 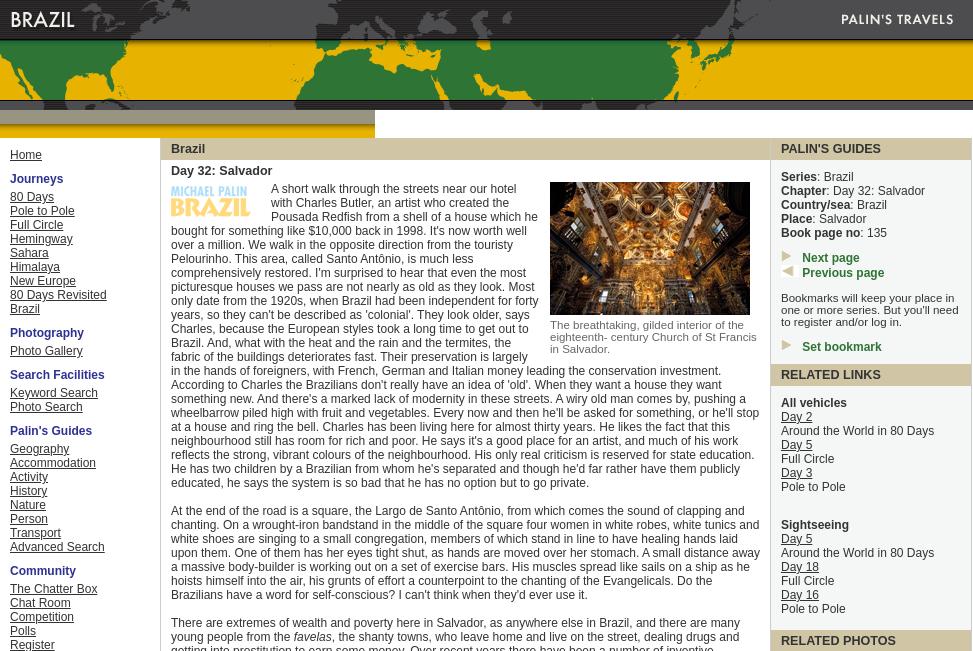 I want to click on 'Chapter', so click(x=802, y=190).